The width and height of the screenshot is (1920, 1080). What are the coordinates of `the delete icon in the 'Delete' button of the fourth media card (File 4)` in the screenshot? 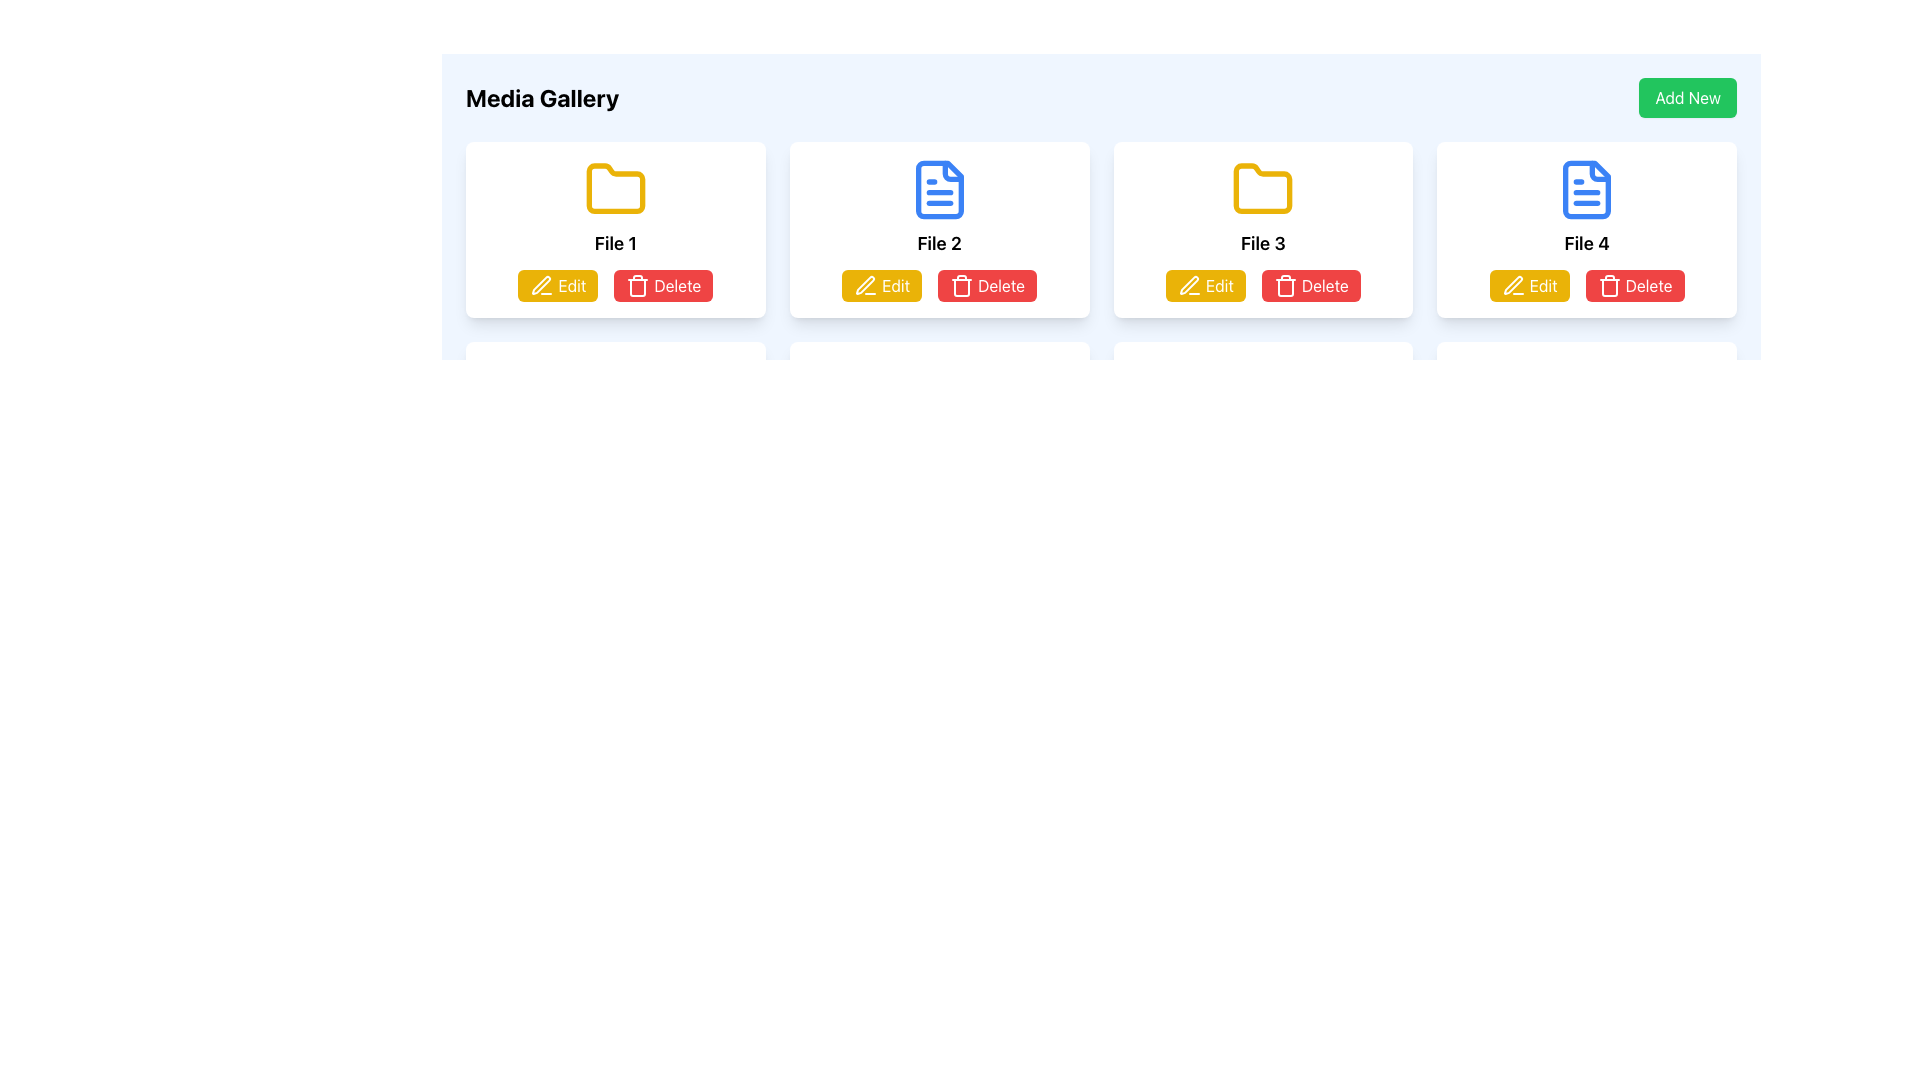 It's located at (1609, 285).